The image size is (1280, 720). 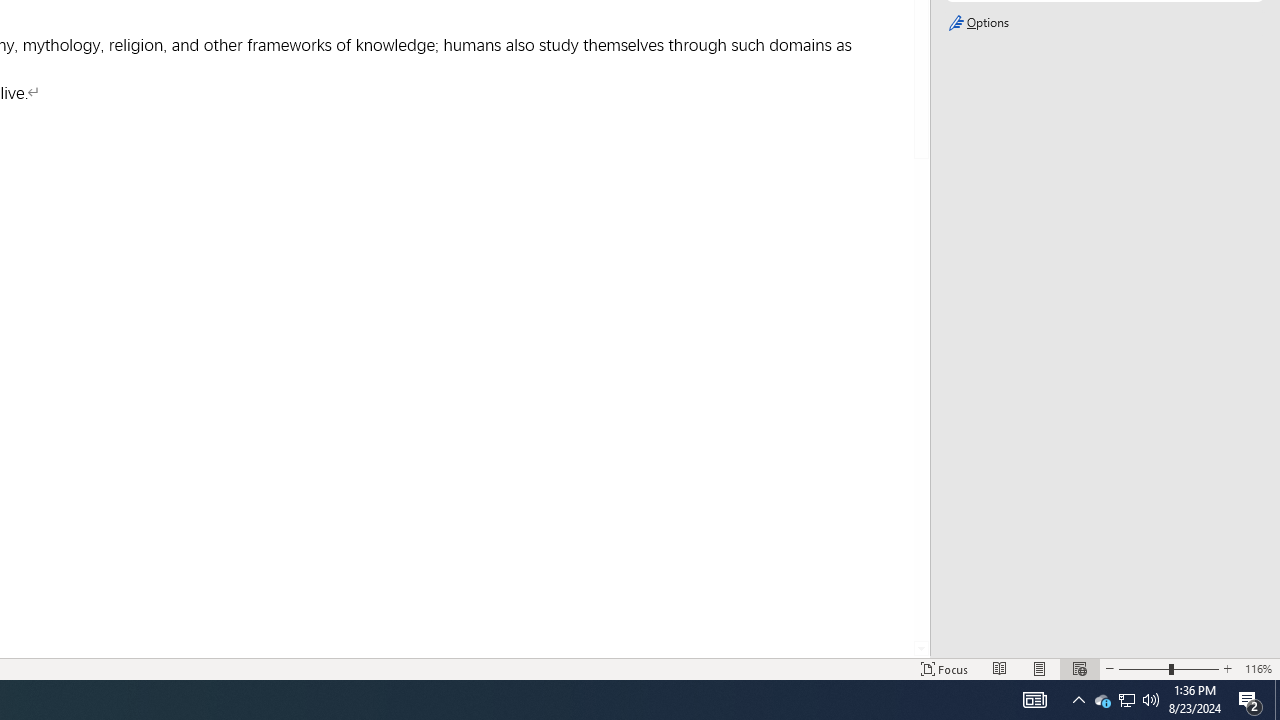 I want to click on 'Zoom Out', so click(x=1143, y=669).